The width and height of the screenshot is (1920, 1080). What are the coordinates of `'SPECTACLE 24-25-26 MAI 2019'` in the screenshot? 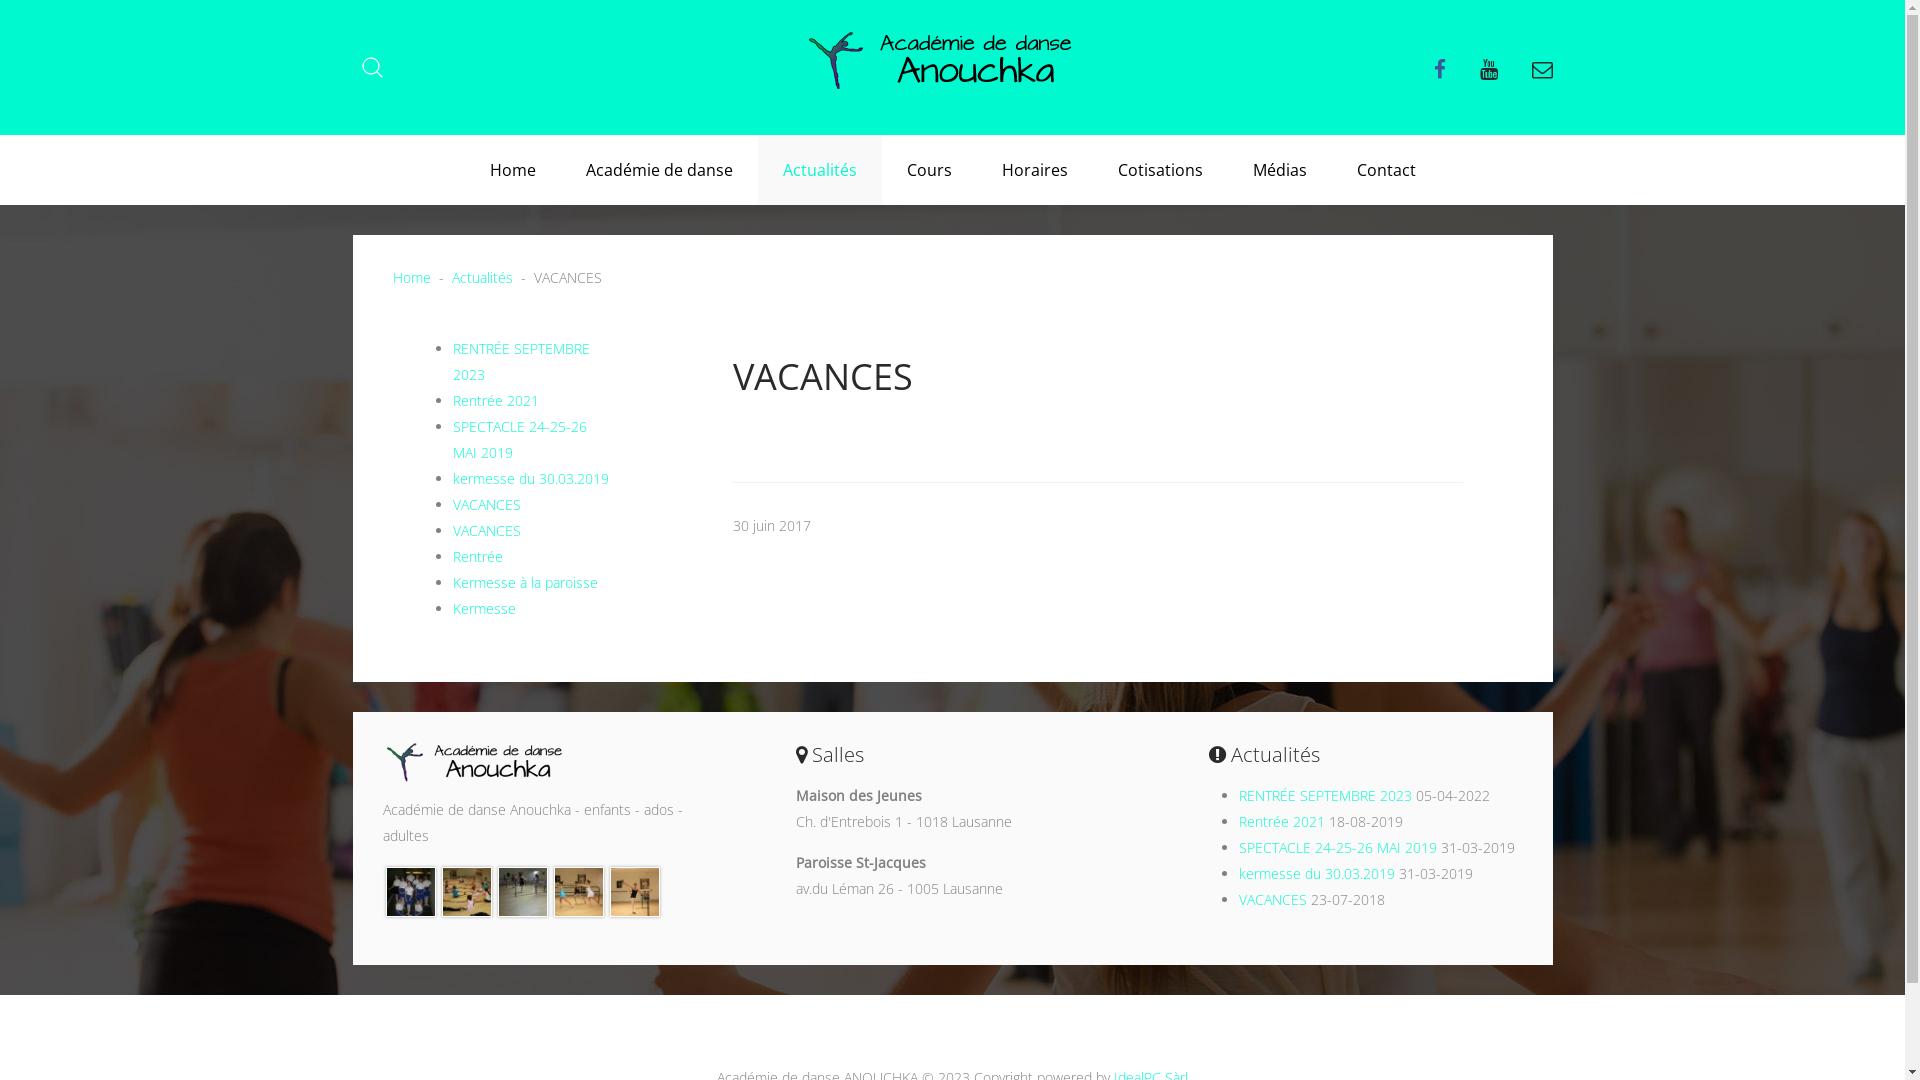 It's located at (1338, 847).